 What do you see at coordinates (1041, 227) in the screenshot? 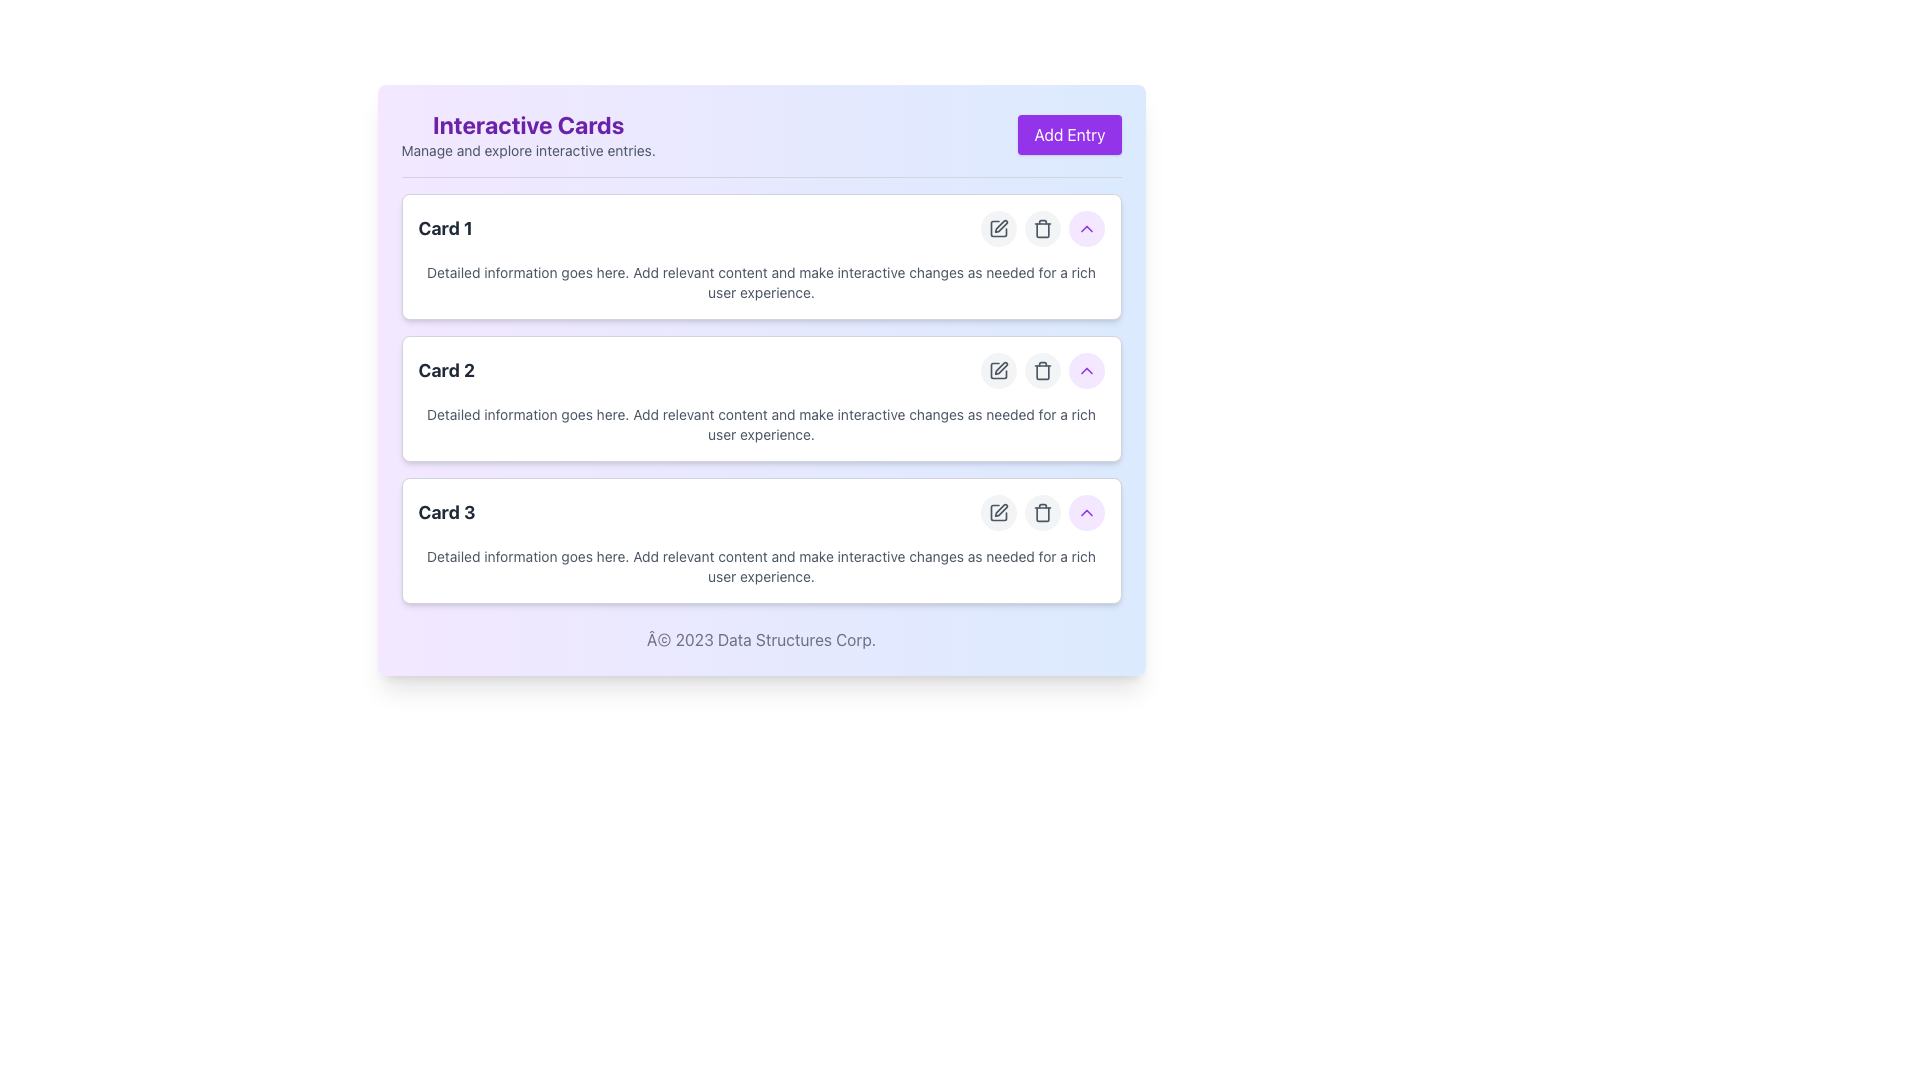
I see `the trash icon button located in the second card's interactive icons cluster near the top right corner to change its background color` at bounding box center [1041, 227].